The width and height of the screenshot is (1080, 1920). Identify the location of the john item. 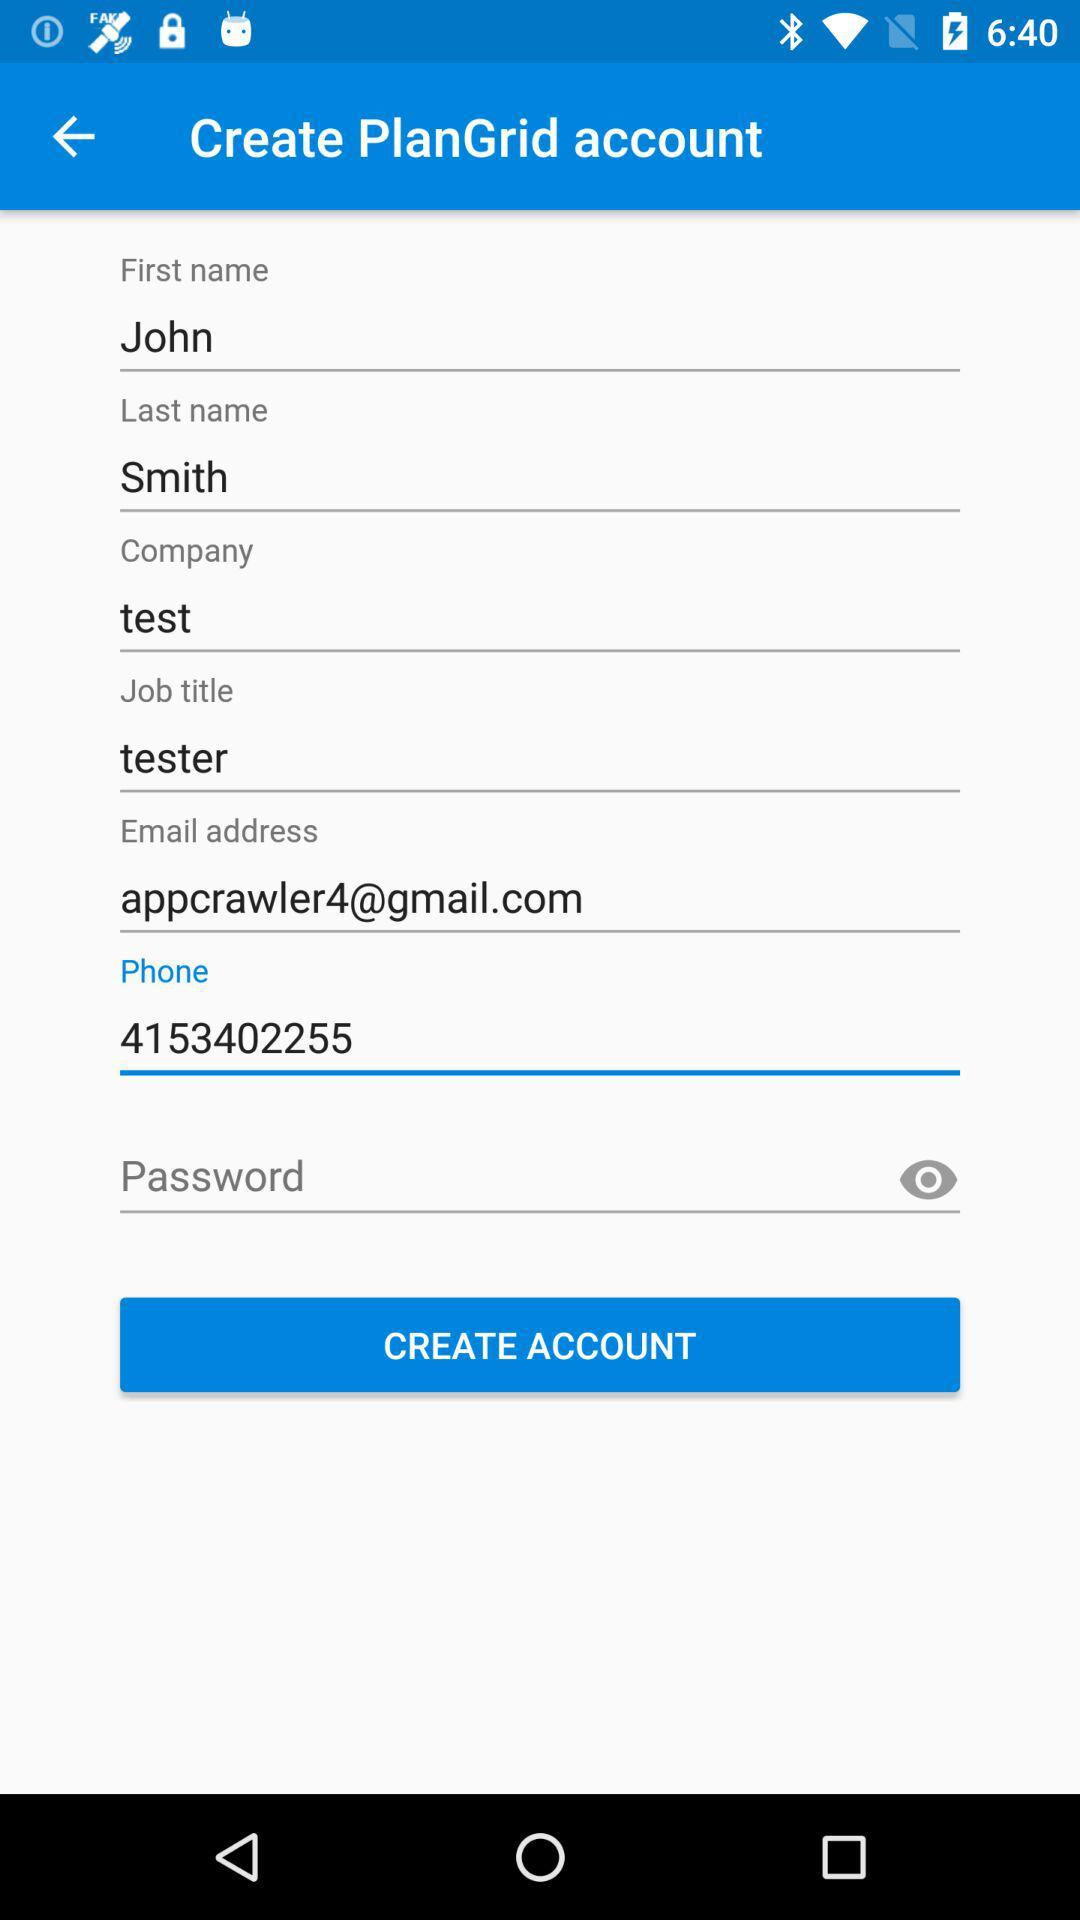
(540, 336).